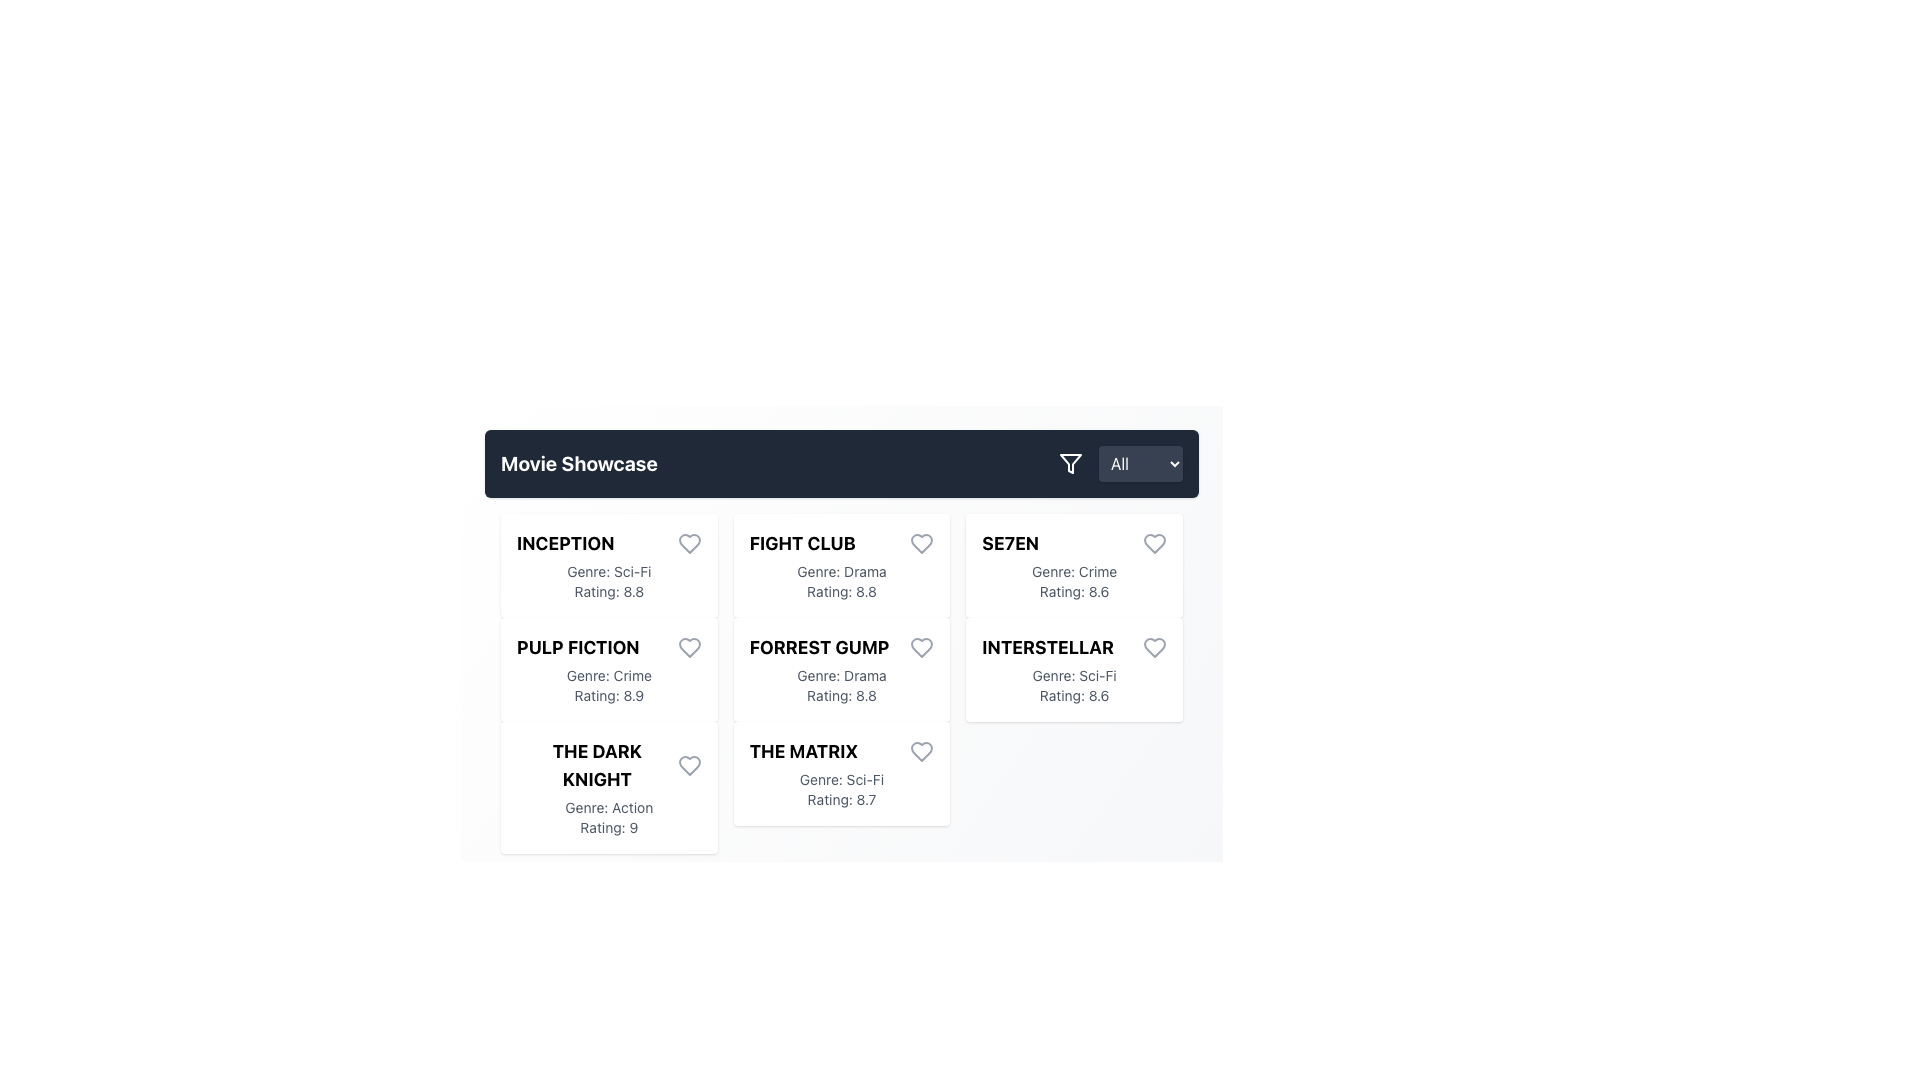 This screenshot has height=1080, width=1920. Describe the element at coordinates (1069, 463) in the screenshot. I see `the center of the filter icon located in the toolbar at the top right side of the interface` at that location.